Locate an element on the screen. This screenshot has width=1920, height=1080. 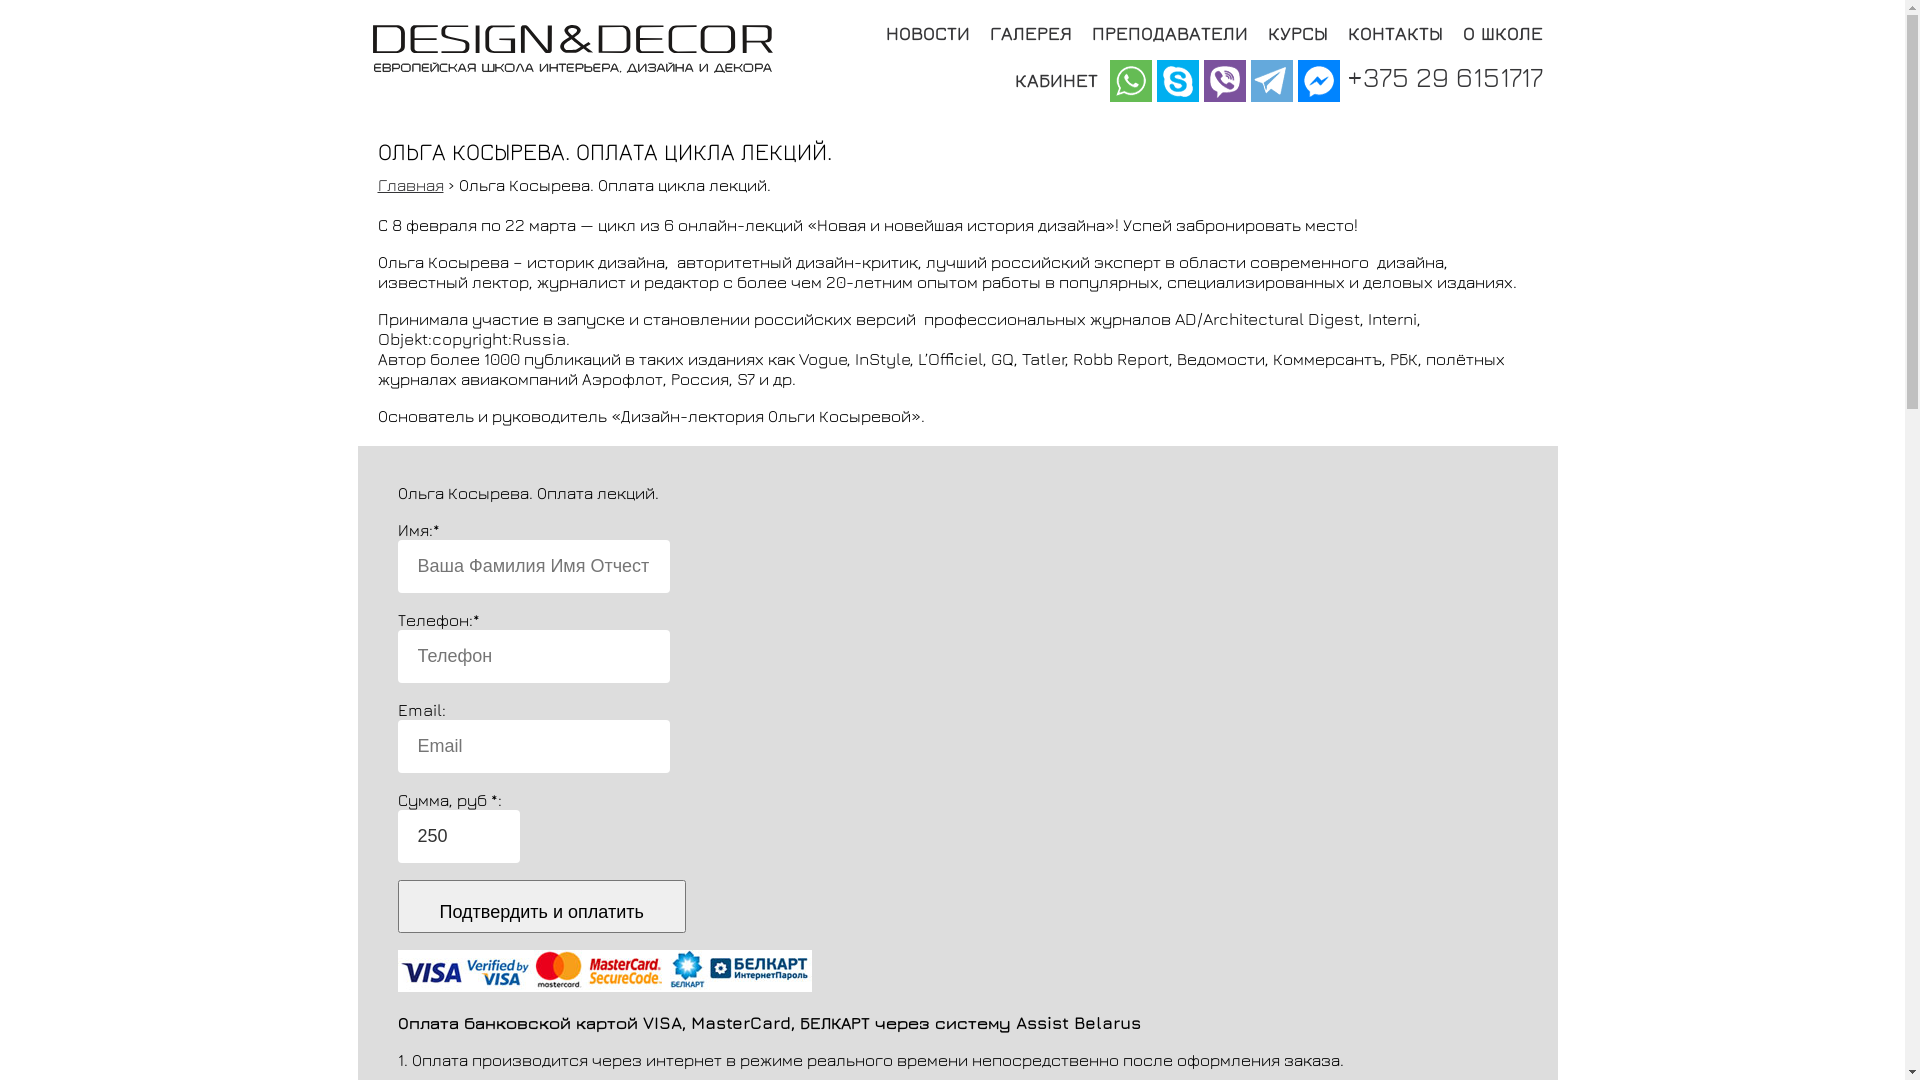
'+375 29 6151717' is located at coordinates (1444, 75).